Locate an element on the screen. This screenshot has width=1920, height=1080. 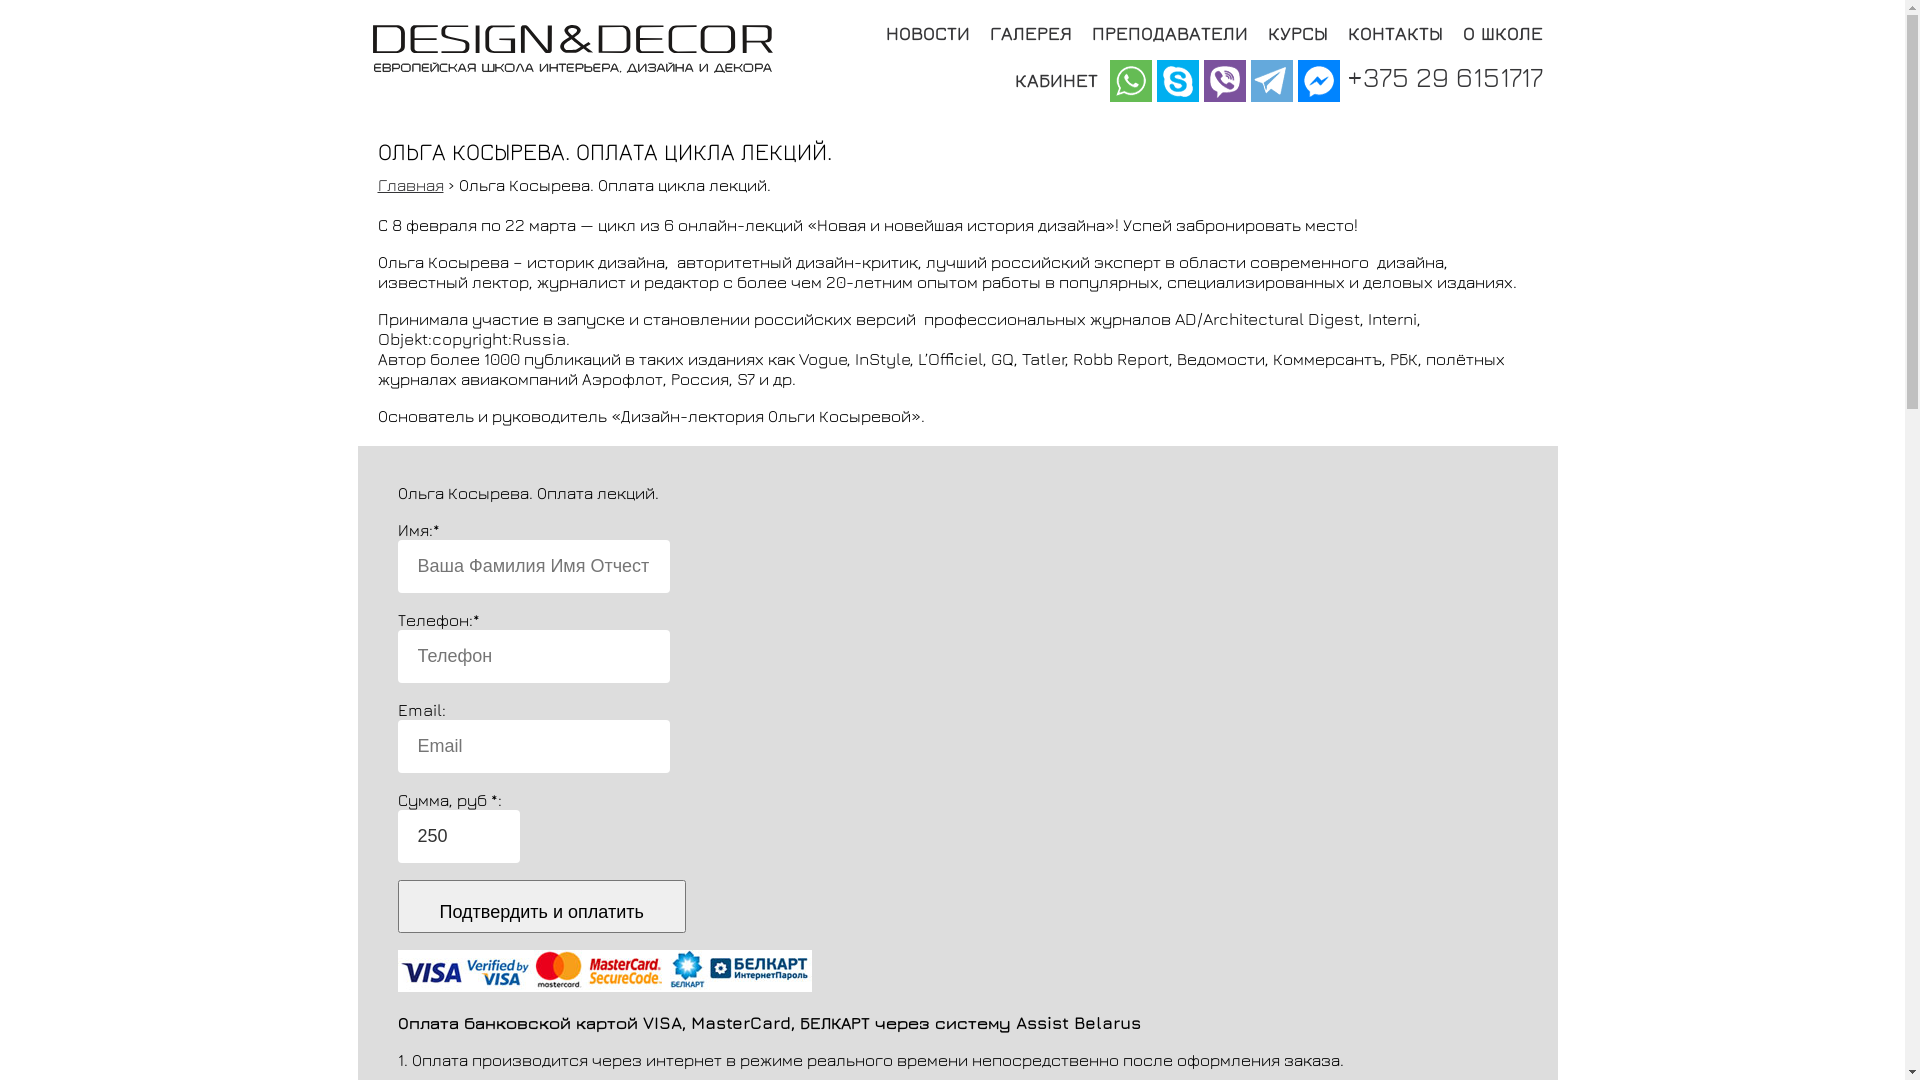
'+375 29 6151717' is located at coordinates (1444, 75).